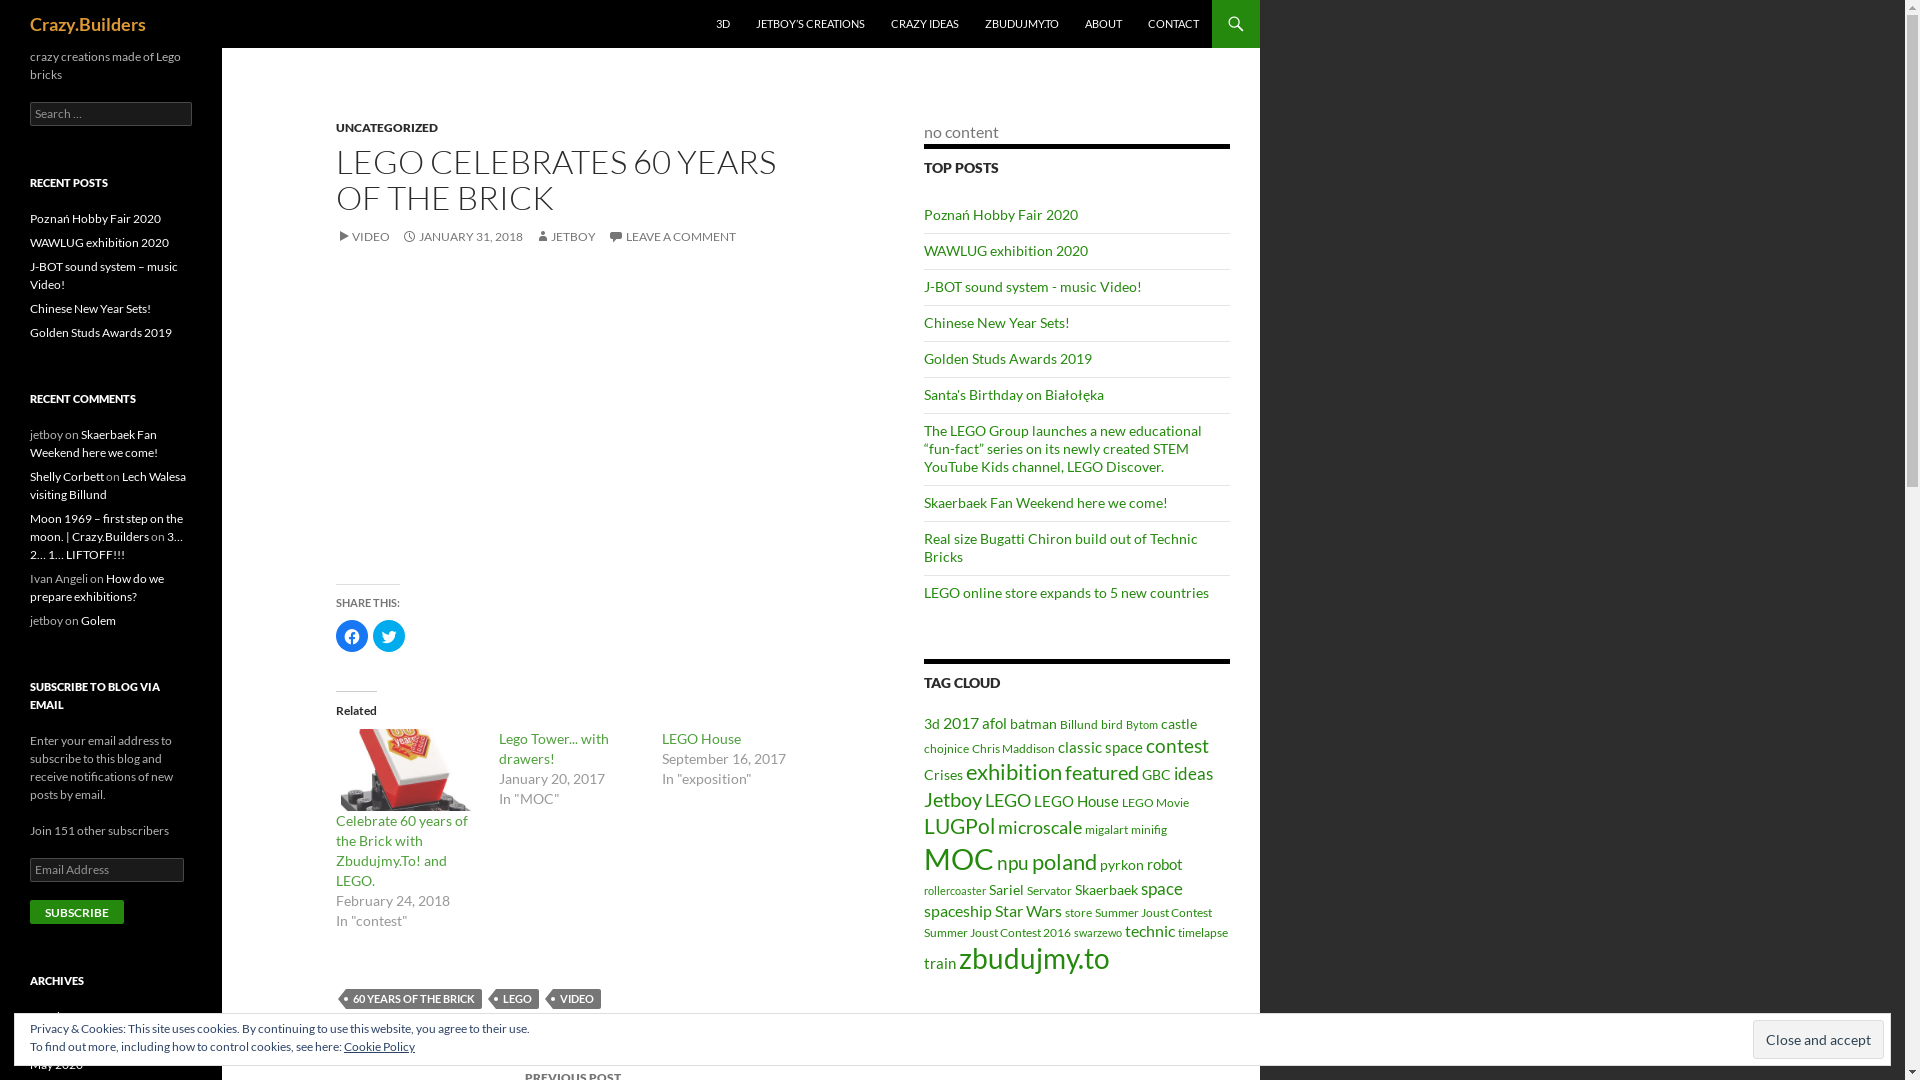 This screenshot has height=1080, width=1920. Describe the element at coordinates (939, 962) in the screenshot. I see `'train'` at that location.